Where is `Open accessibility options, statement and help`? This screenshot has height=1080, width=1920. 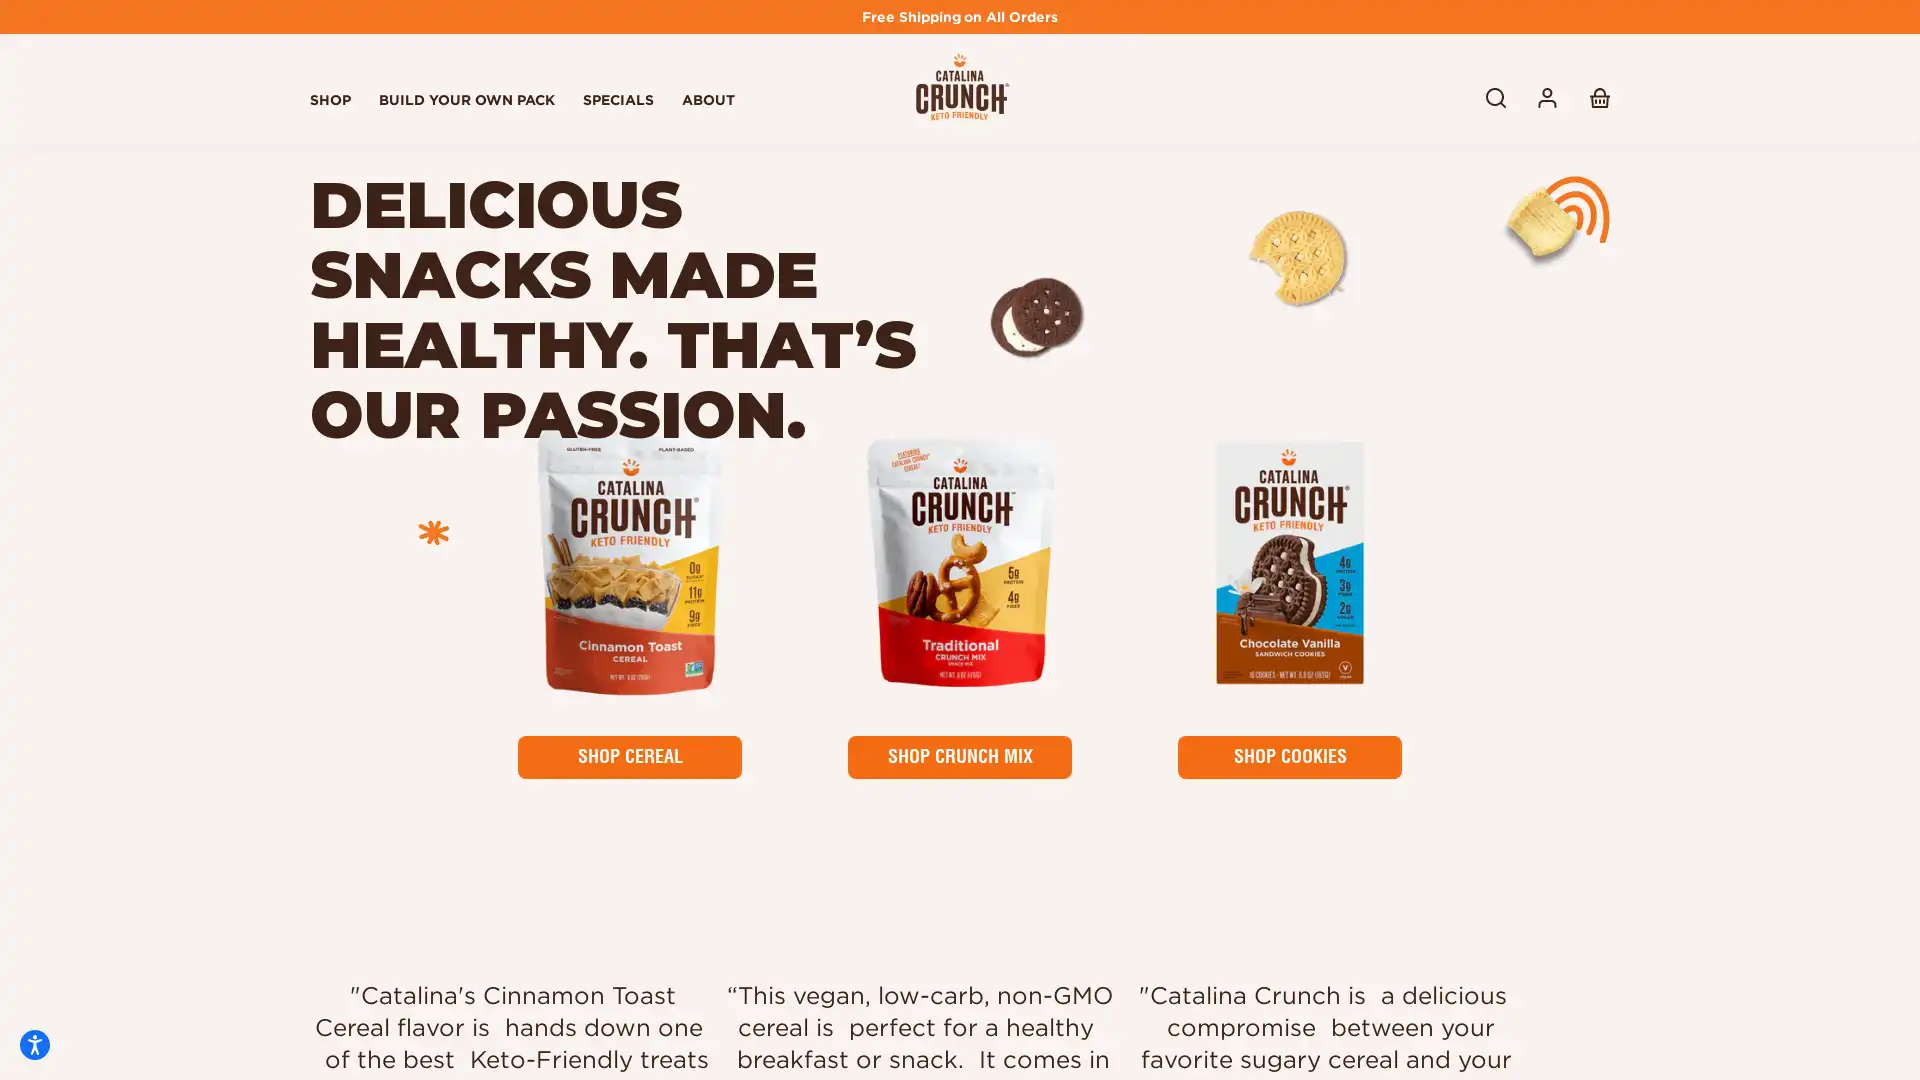
Open accessibility options, statement and help is located at coordinates (34, 1044).